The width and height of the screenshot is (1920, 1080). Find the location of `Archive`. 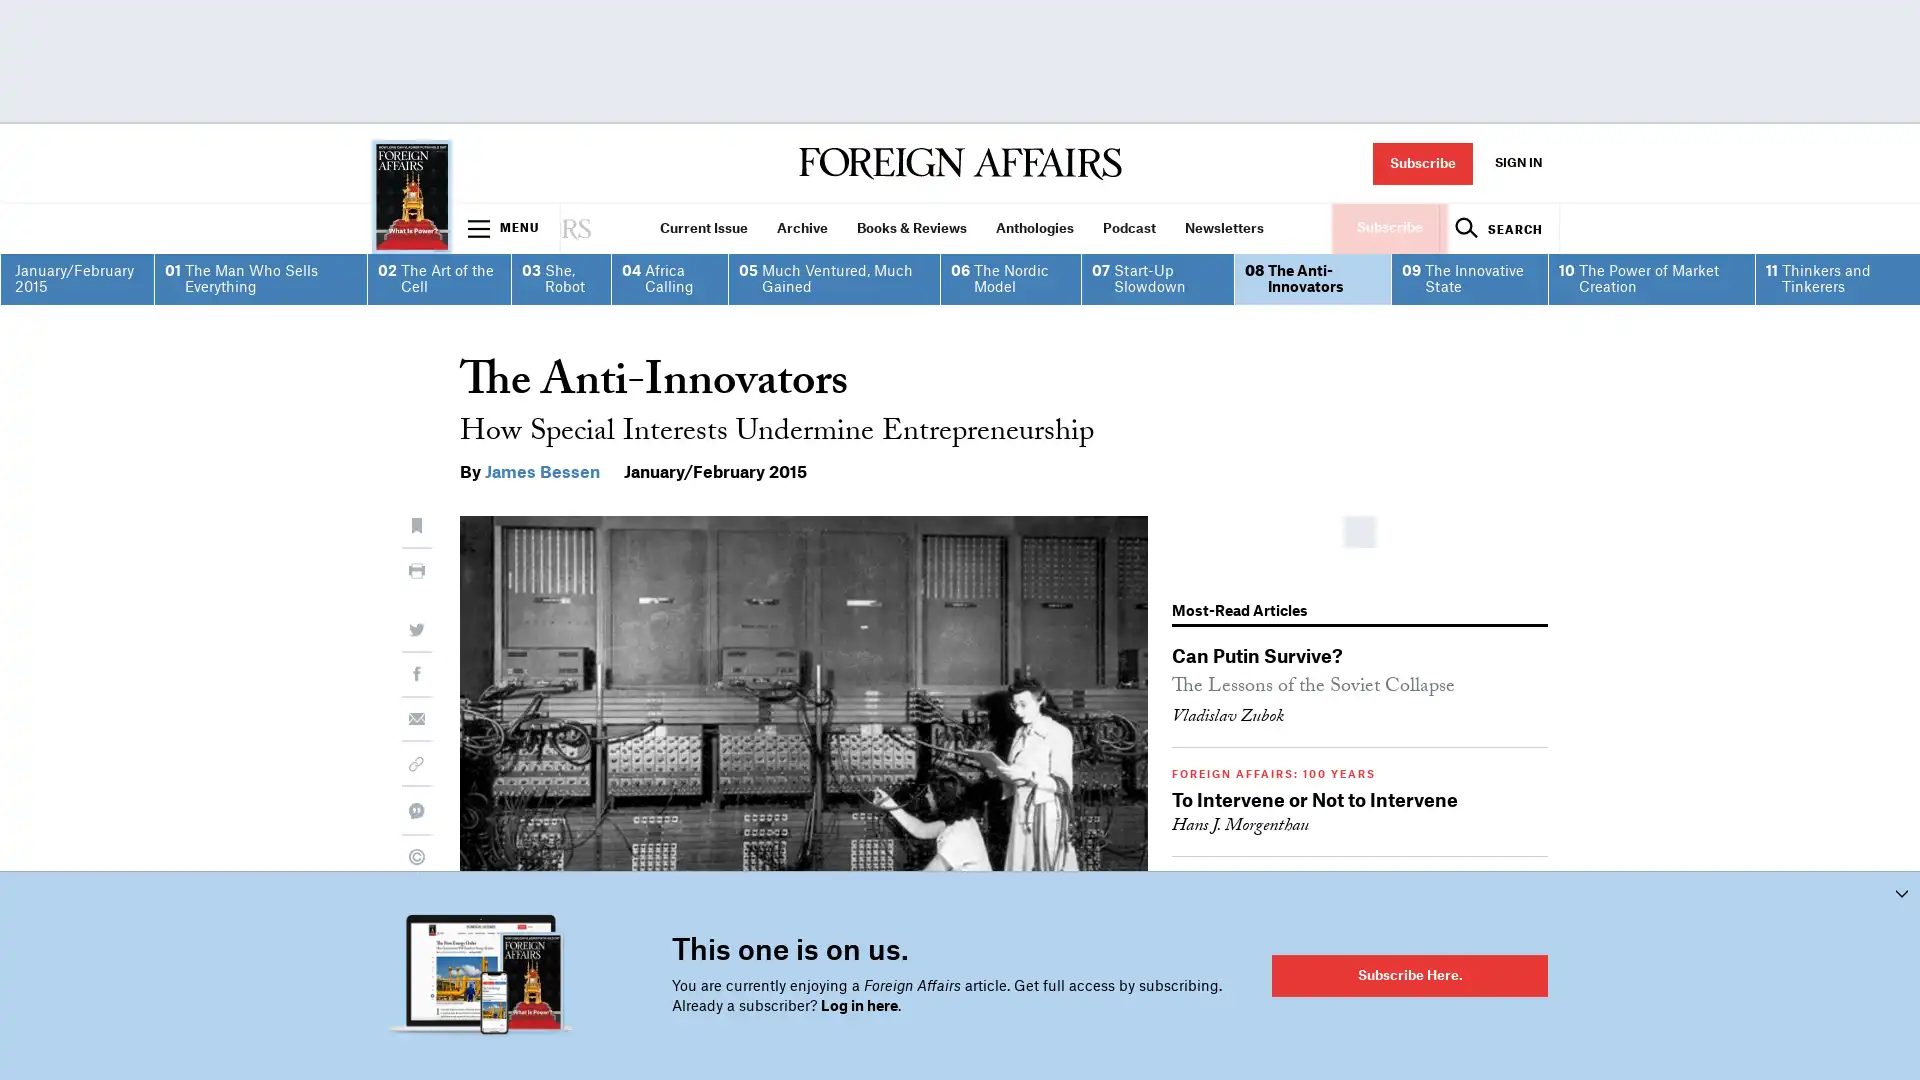

Archive is located at coordinates (801, 227).